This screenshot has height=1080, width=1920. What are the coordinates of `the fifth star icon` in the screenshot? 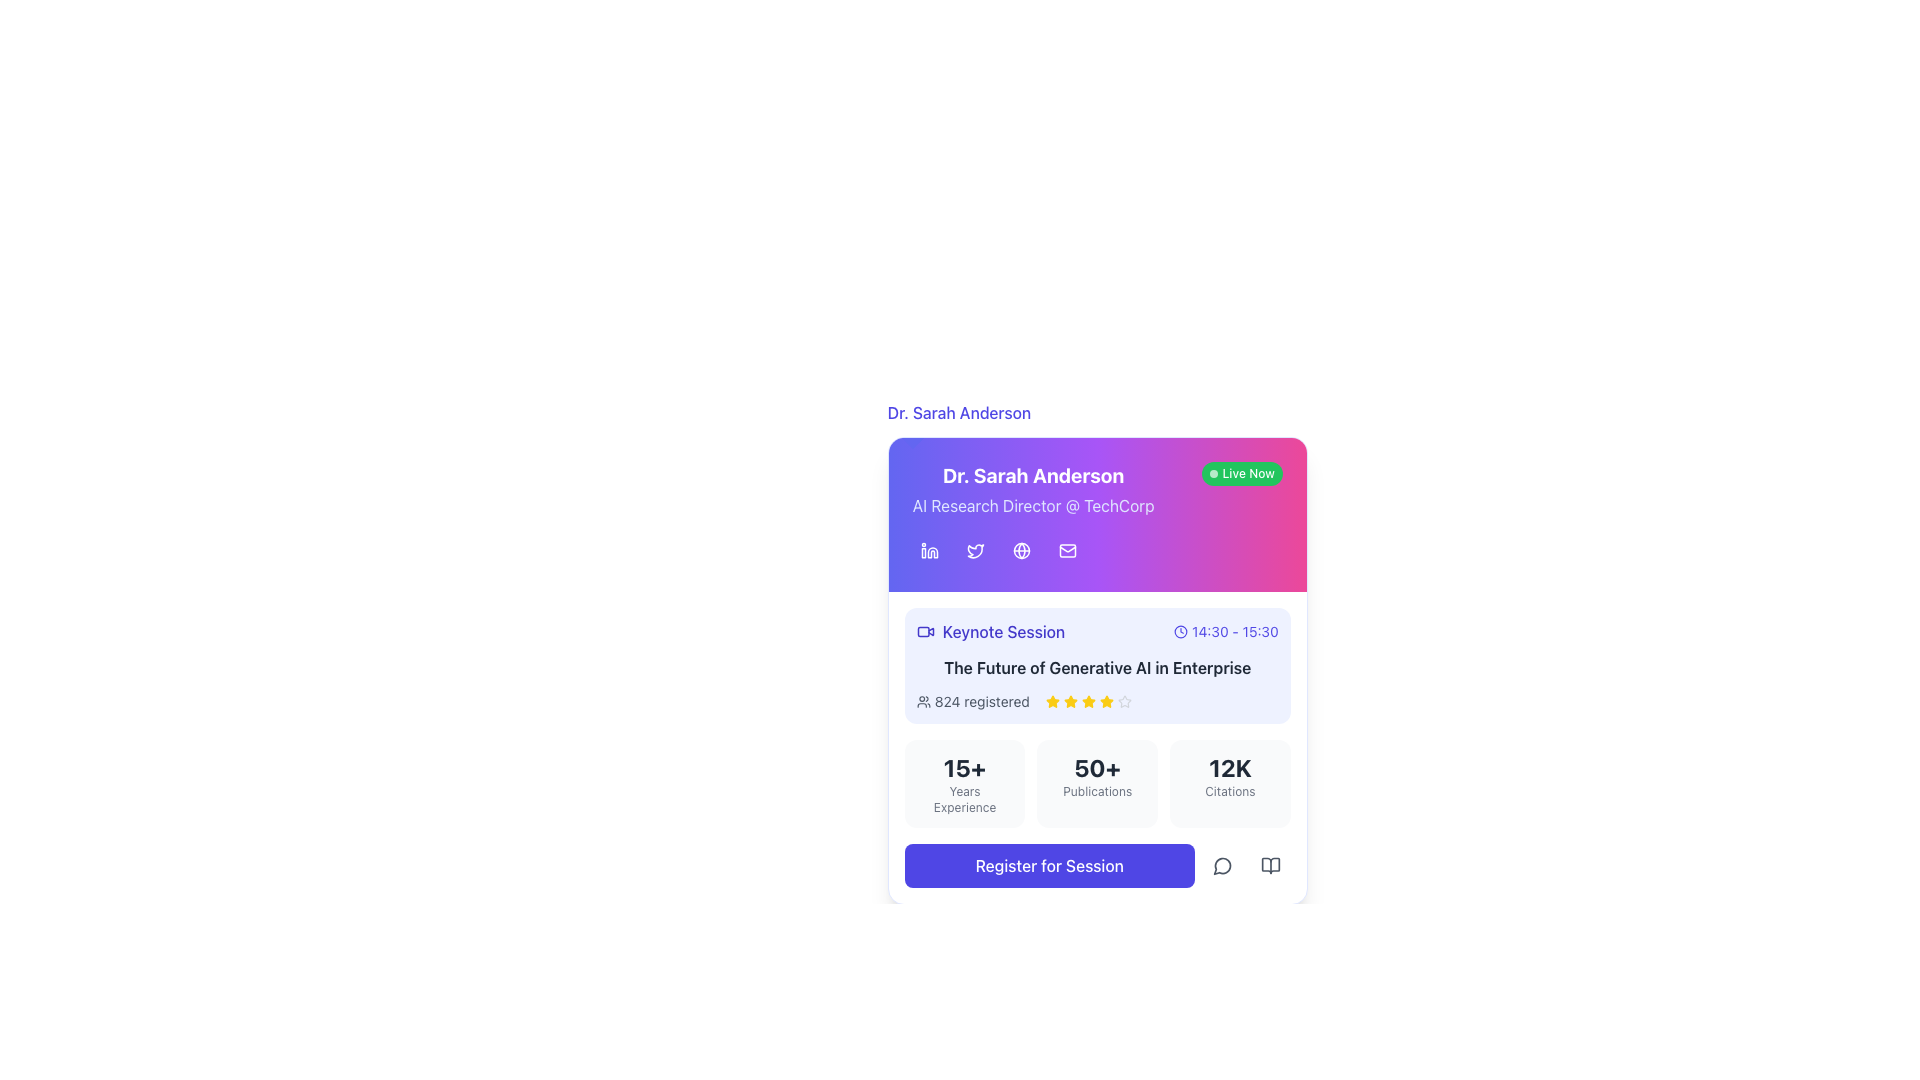 It's located at (1087, 701).